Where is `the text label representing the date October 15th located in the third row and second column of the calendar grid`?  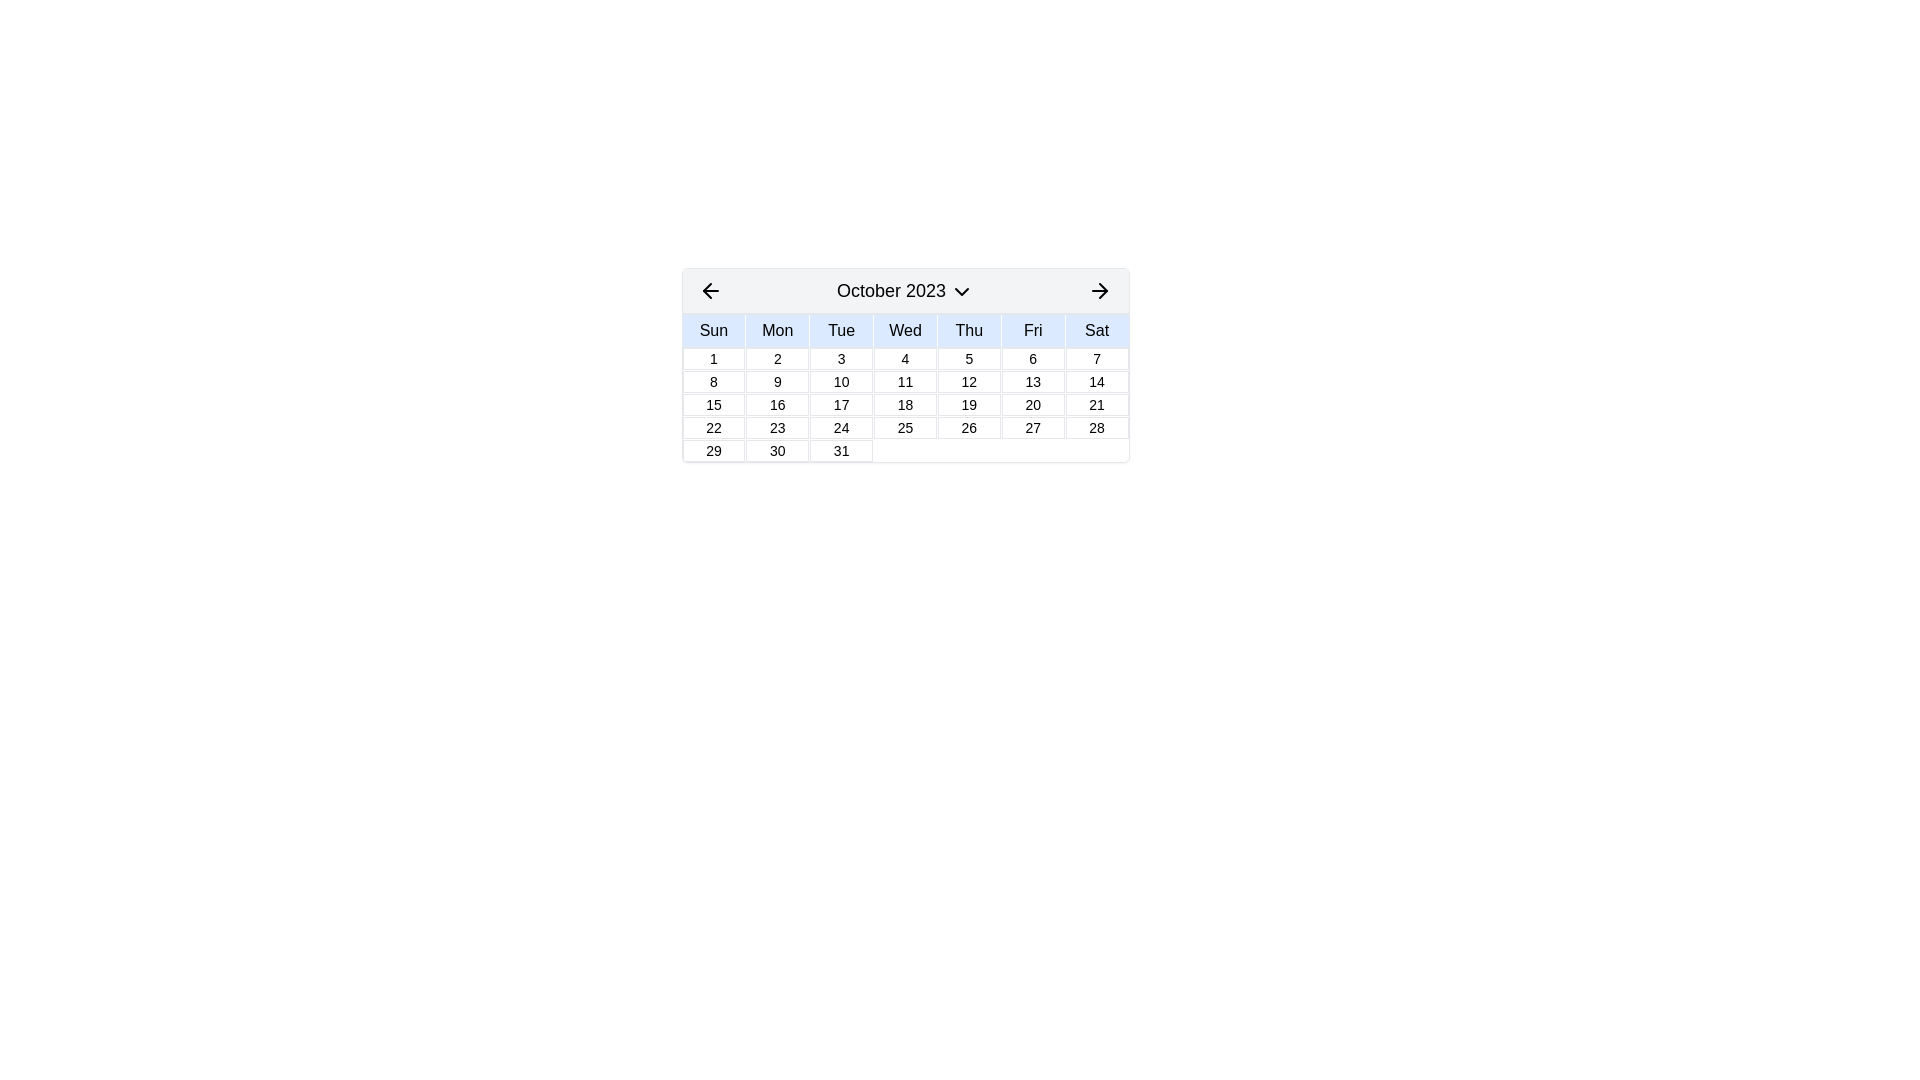 the text label representing the date October 15th located in the third row and second column of the calendar grid is located at coordinates (713, 405).